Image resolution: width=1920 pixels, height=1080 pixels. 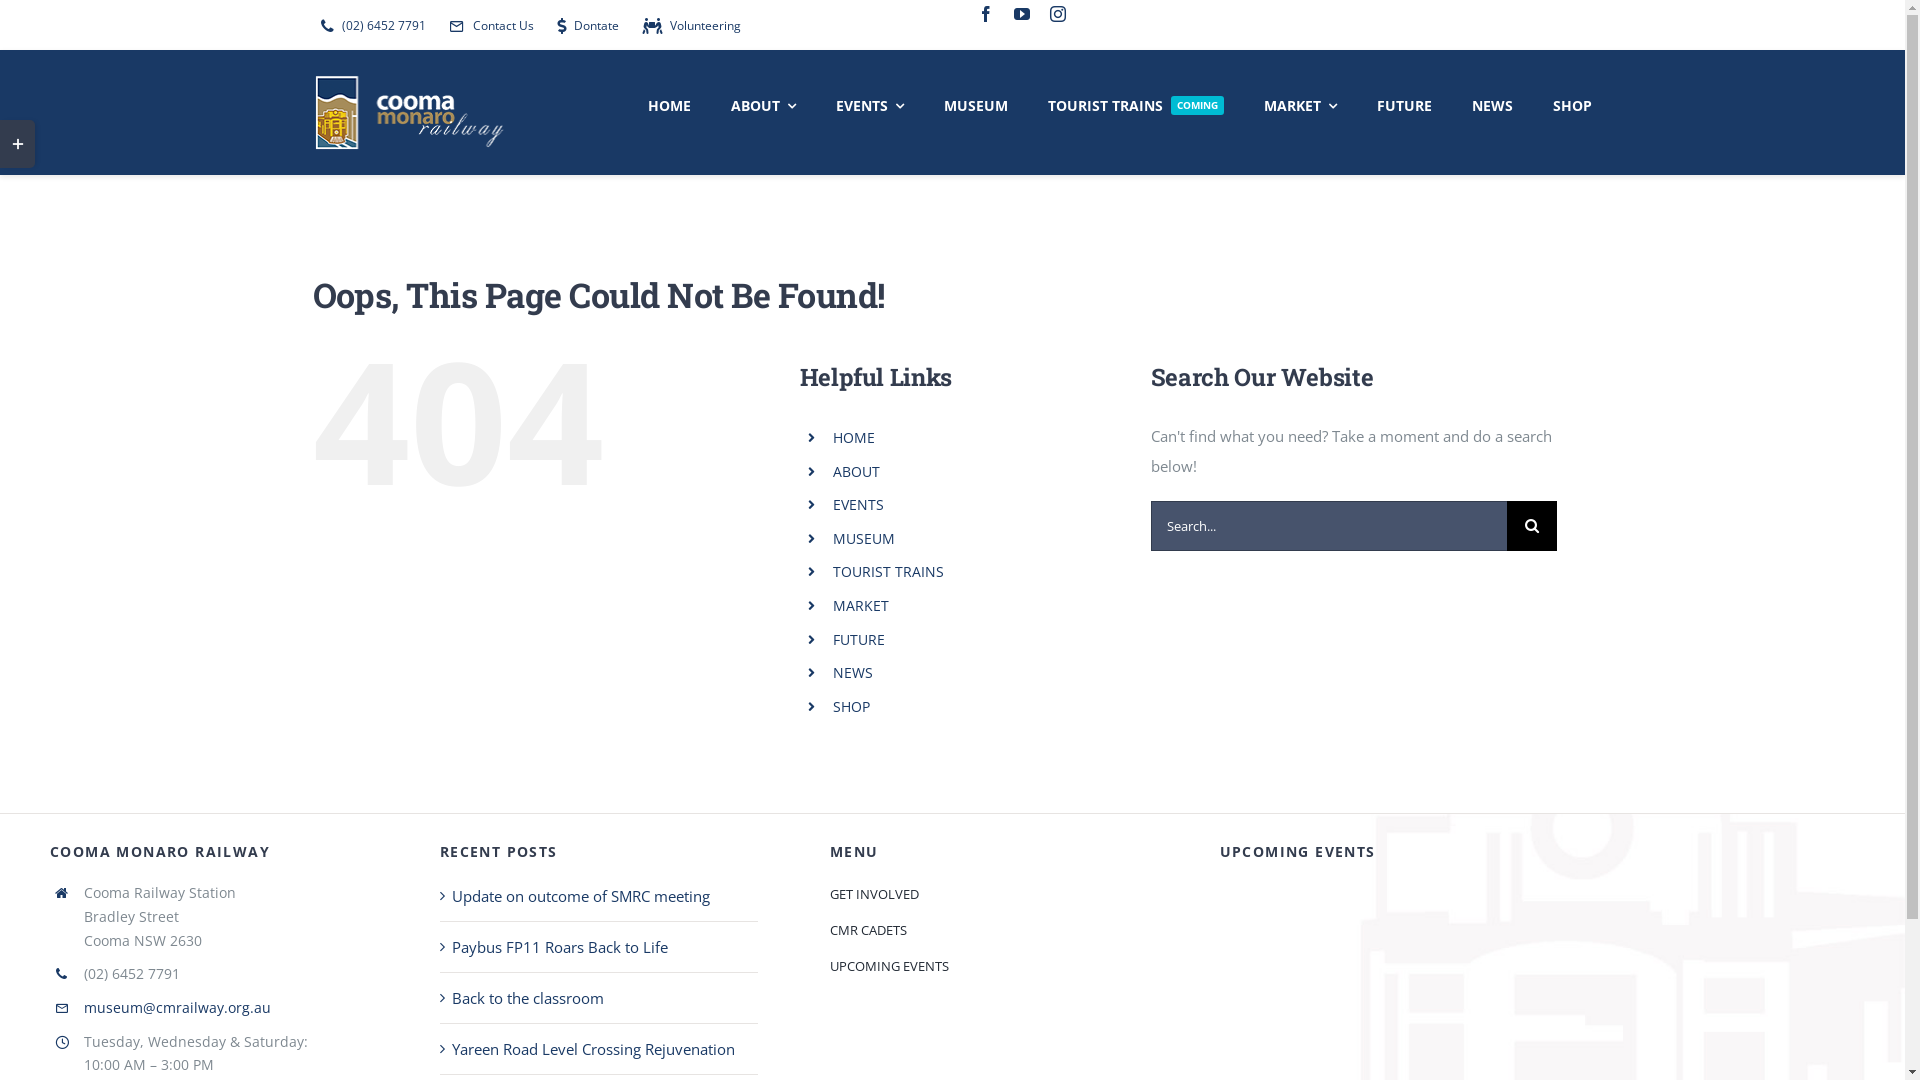 What do you see at coordinates (450, 998) in the screenshot?
I see `'Back to the classroom'` at bounding box center [450, 998].